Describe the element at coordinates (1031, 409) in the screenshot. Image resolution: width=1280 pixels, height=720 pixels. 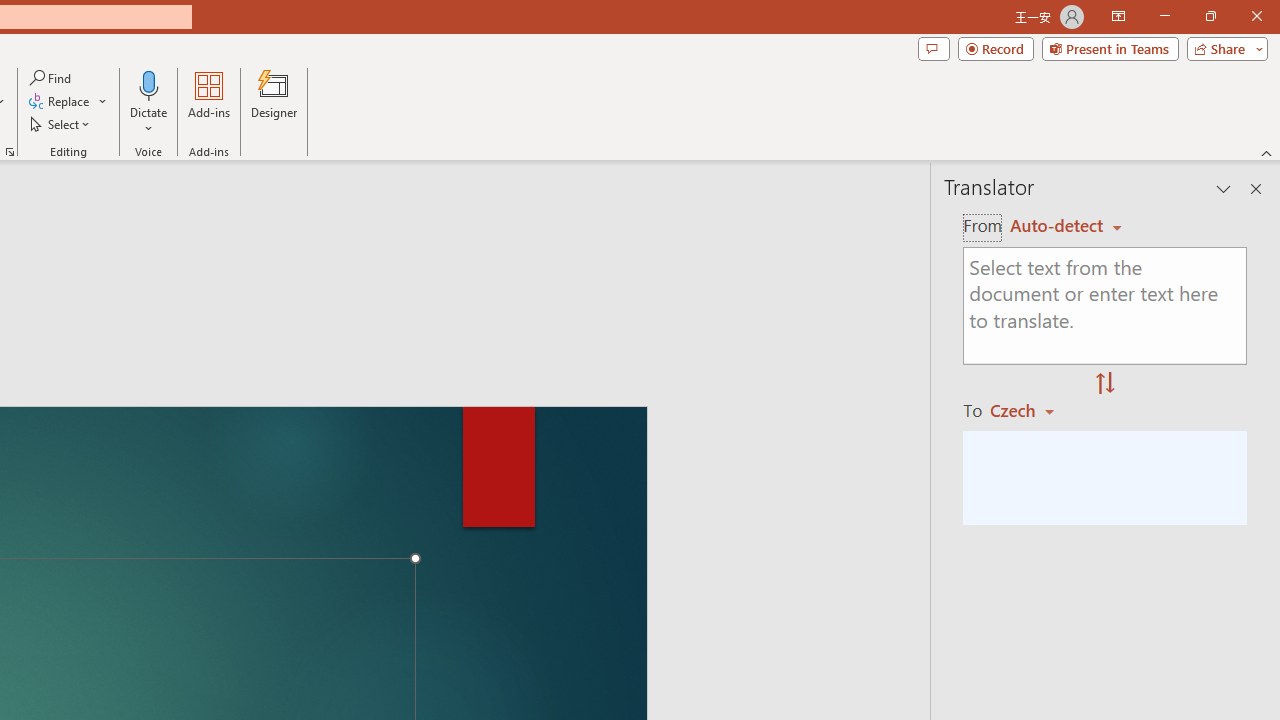
I see `'Czech'` at that location.